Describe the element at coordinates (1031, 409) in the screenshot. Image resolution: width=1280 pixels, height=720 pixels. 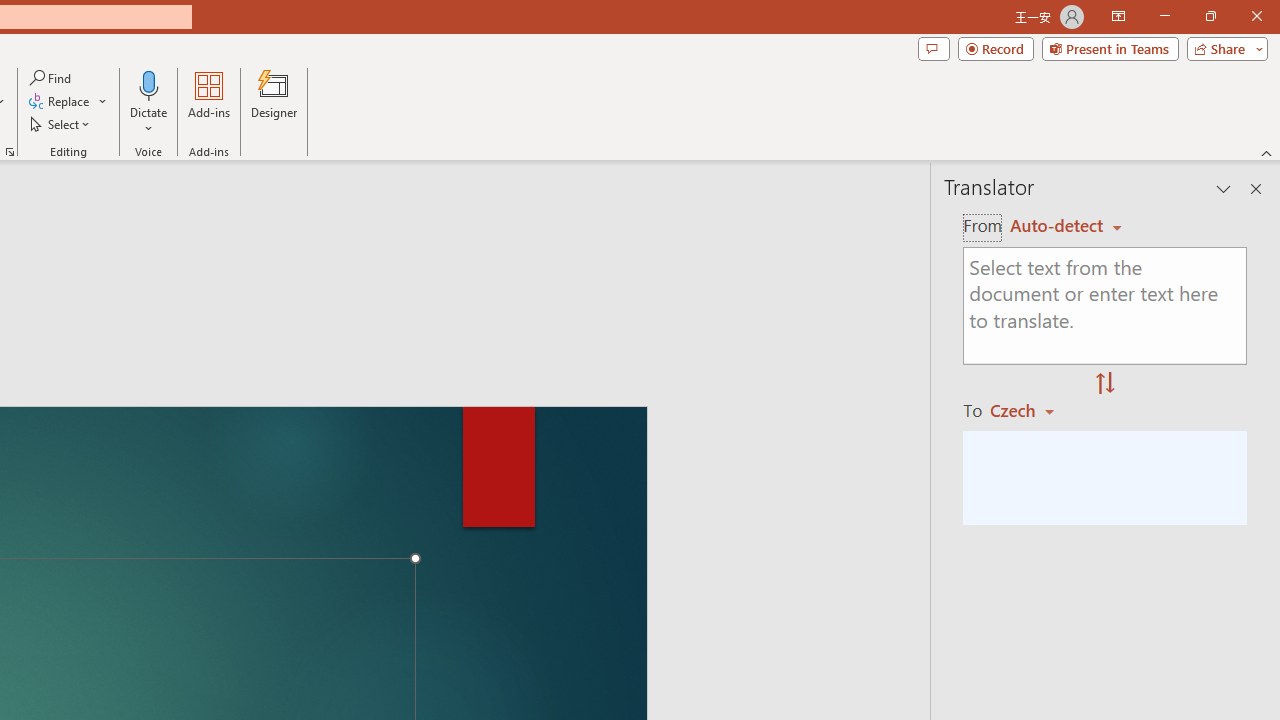
I see `'Czech'` at that location.